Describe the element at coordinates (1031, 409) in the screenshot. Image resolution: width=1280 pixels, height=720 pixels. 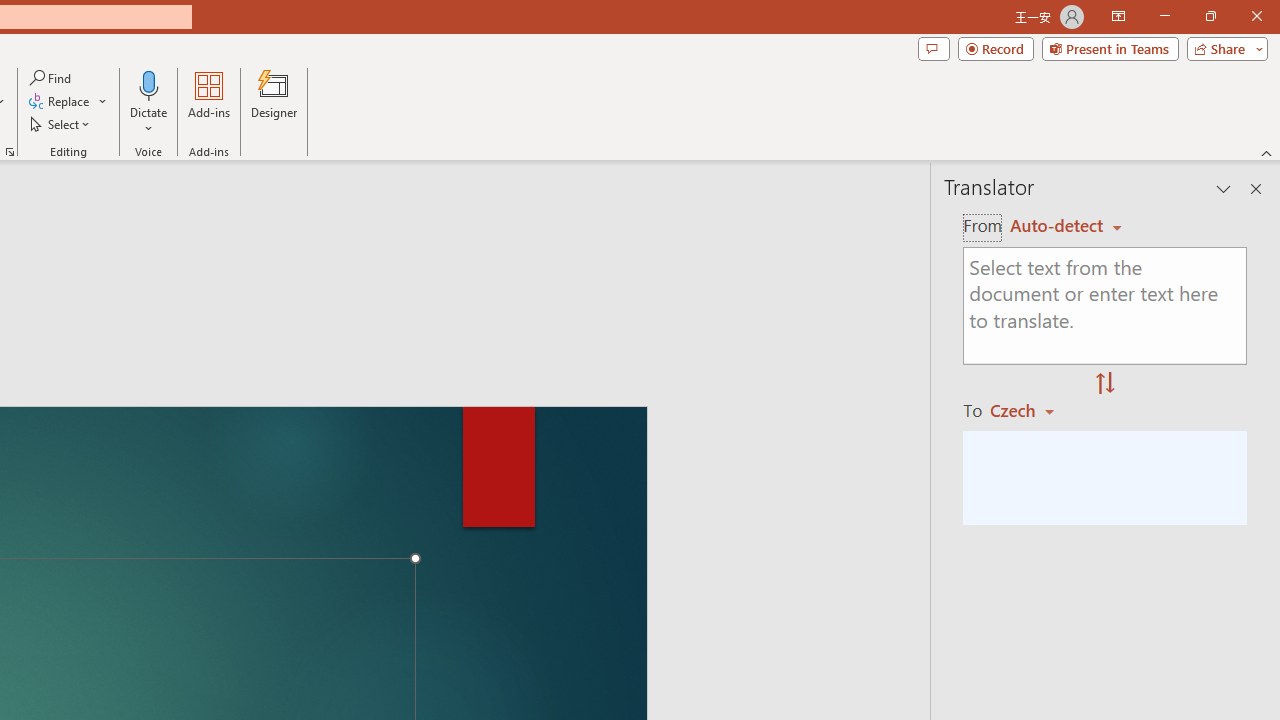
I see `'Czech'` at that location.